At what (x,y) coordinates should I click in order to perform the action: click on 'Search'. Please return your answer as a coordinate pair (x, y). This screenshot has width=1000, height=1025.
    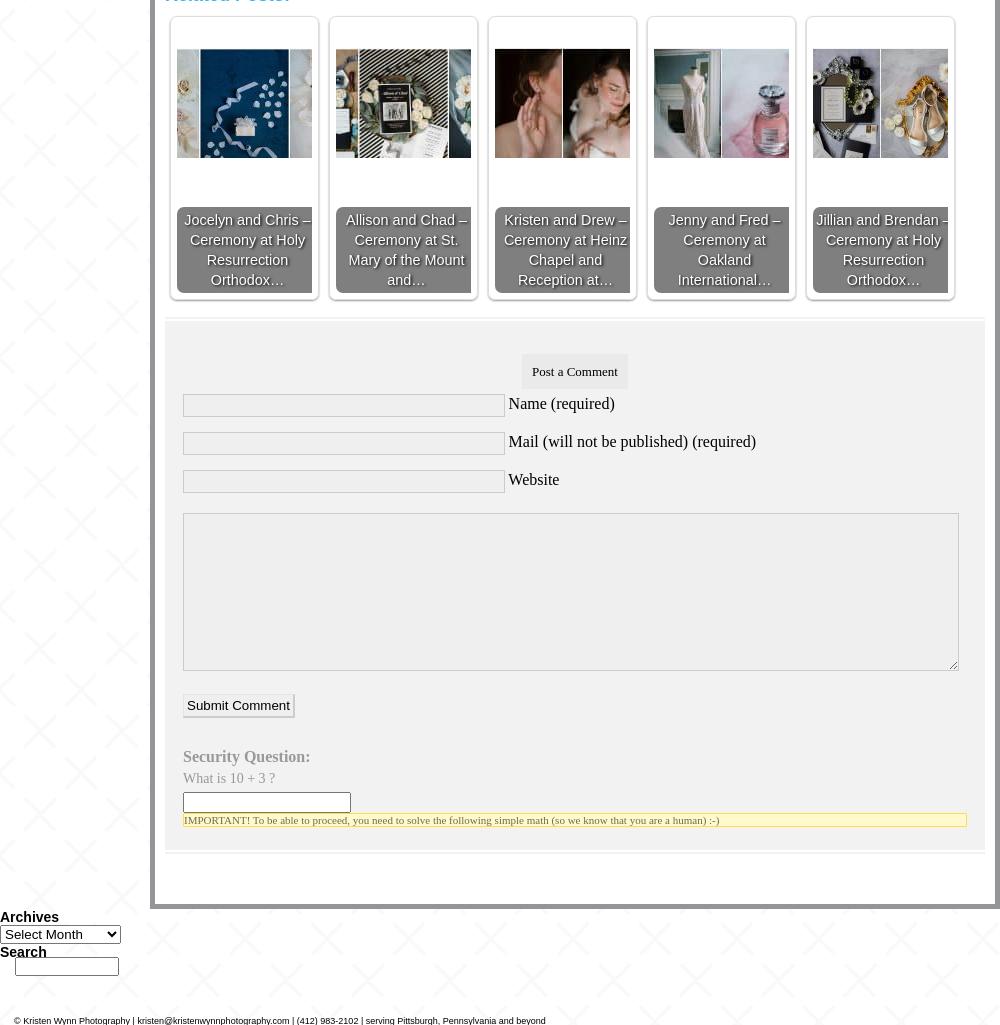
    Looking at the image, I should click on (23, 950).